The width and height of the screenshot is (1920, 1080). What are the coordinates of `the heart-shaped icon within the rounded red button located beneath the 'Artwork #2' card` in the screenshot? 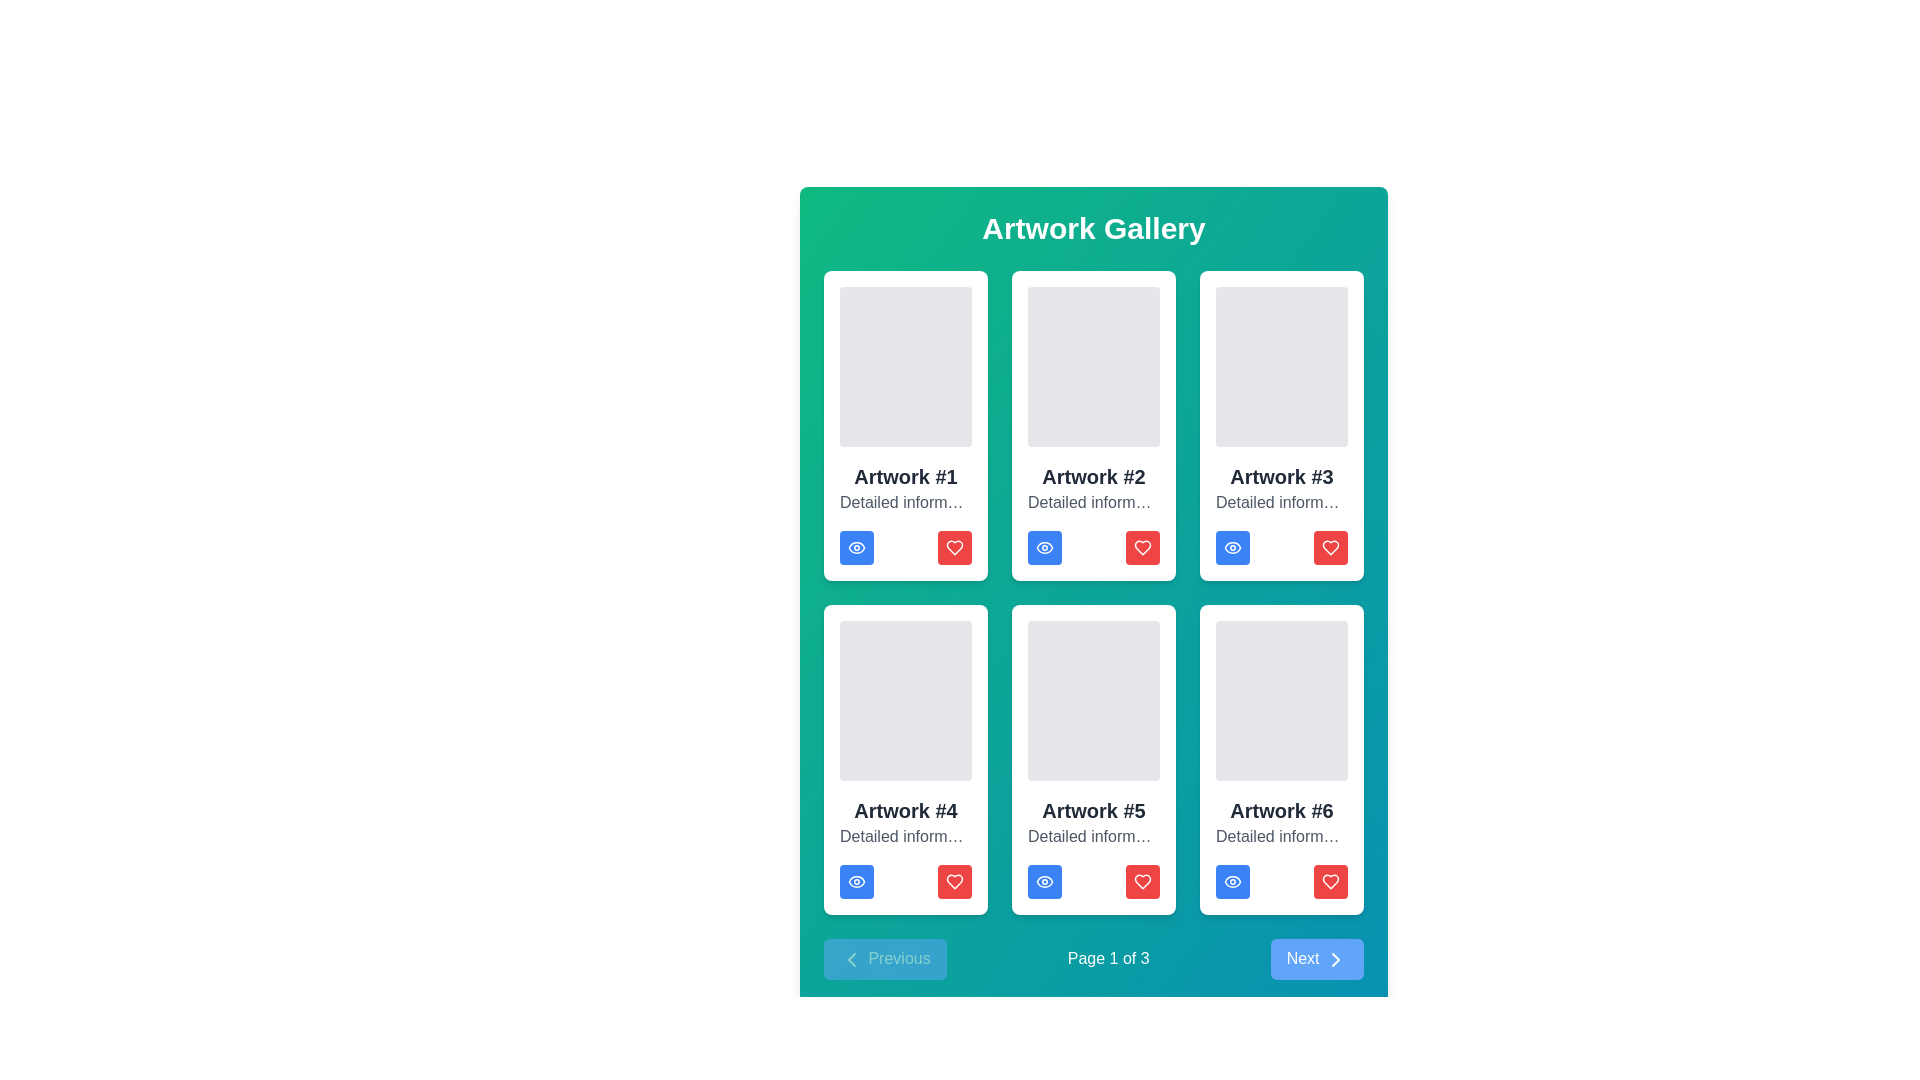 It's located at (1142, 547).